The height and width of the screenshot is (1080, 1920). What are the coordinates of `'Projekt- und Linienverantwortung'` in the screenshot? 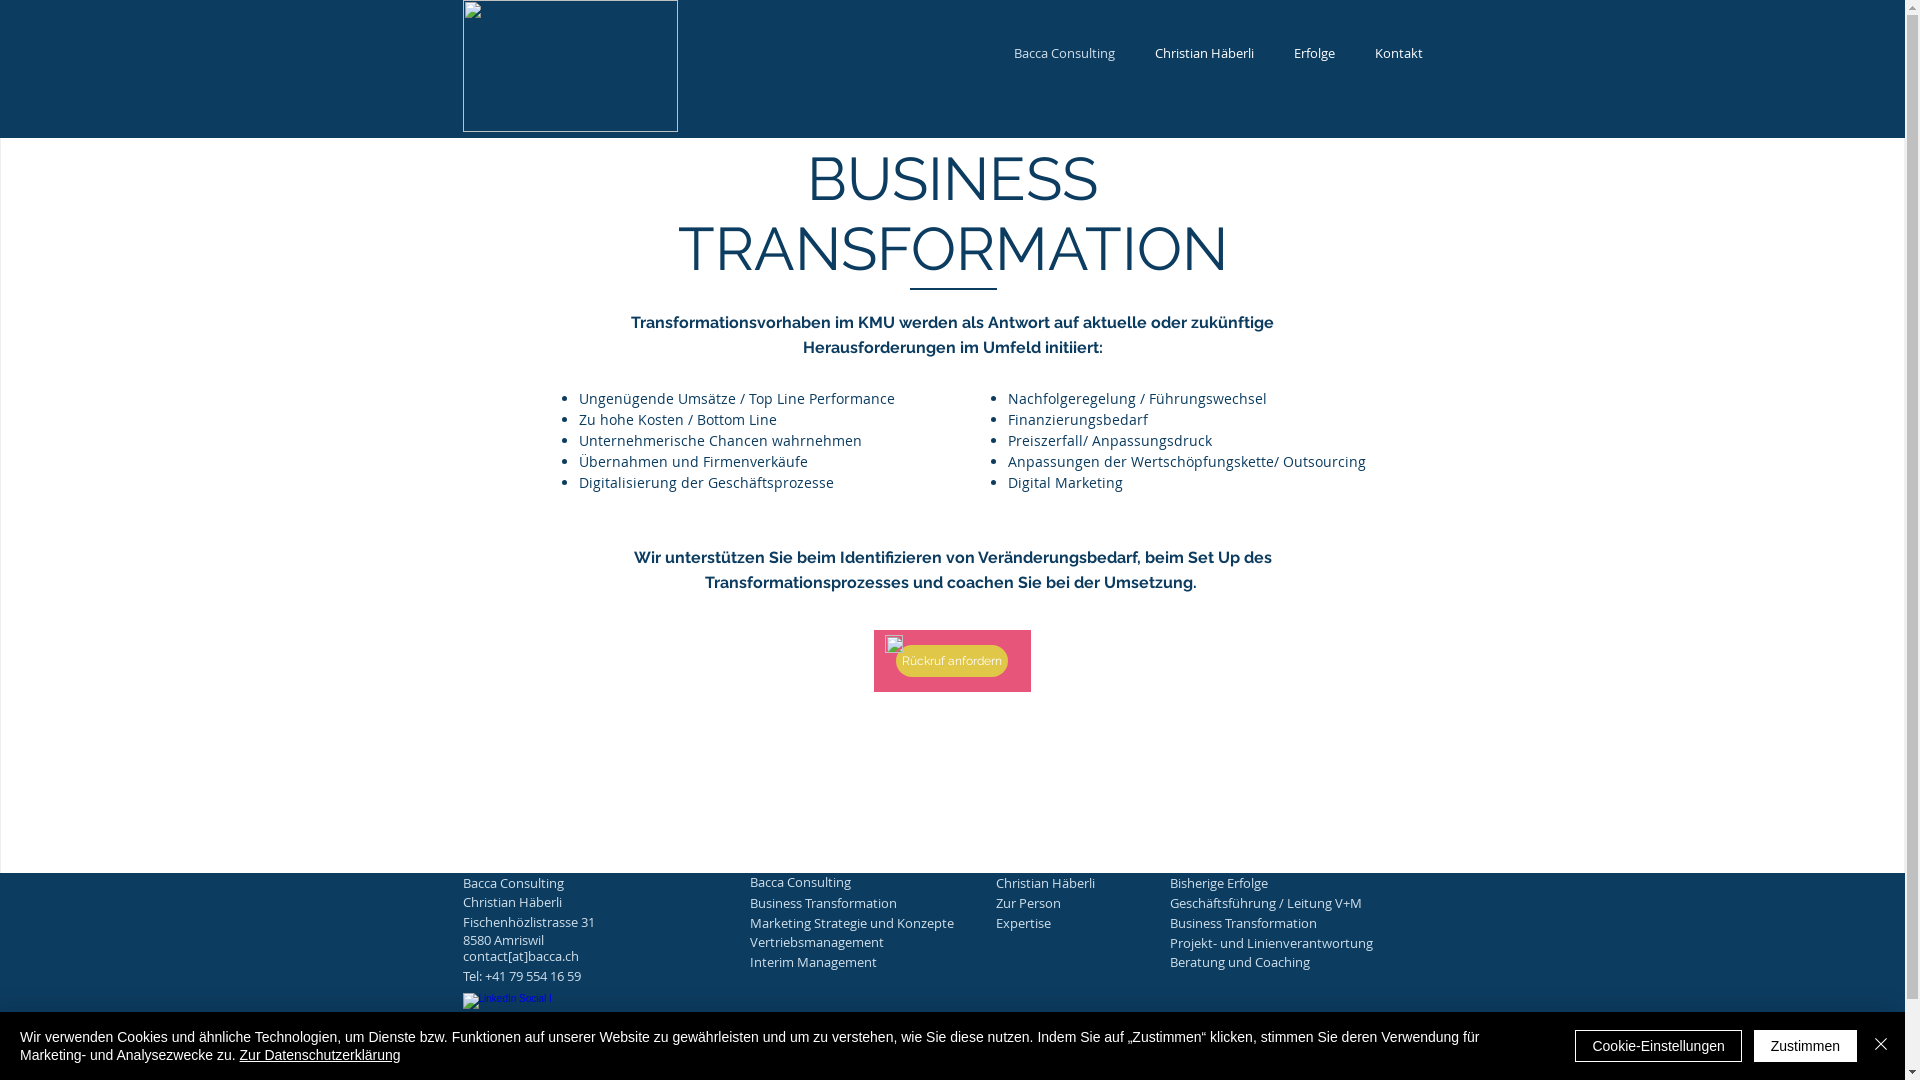 It's located at (1271, 942).